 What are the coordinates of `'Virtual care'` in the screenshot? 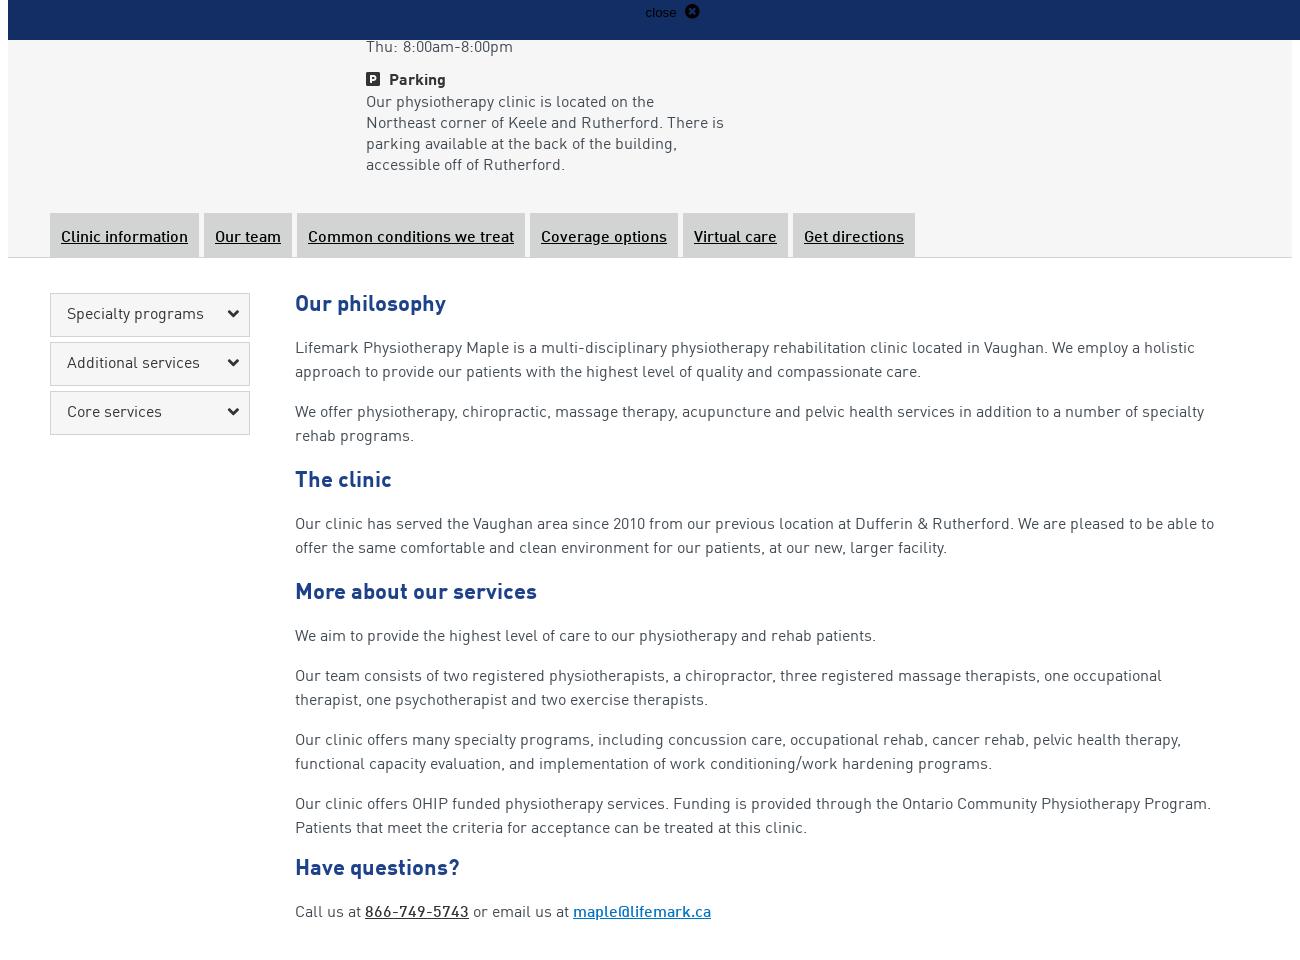 It's located at (735, 237).